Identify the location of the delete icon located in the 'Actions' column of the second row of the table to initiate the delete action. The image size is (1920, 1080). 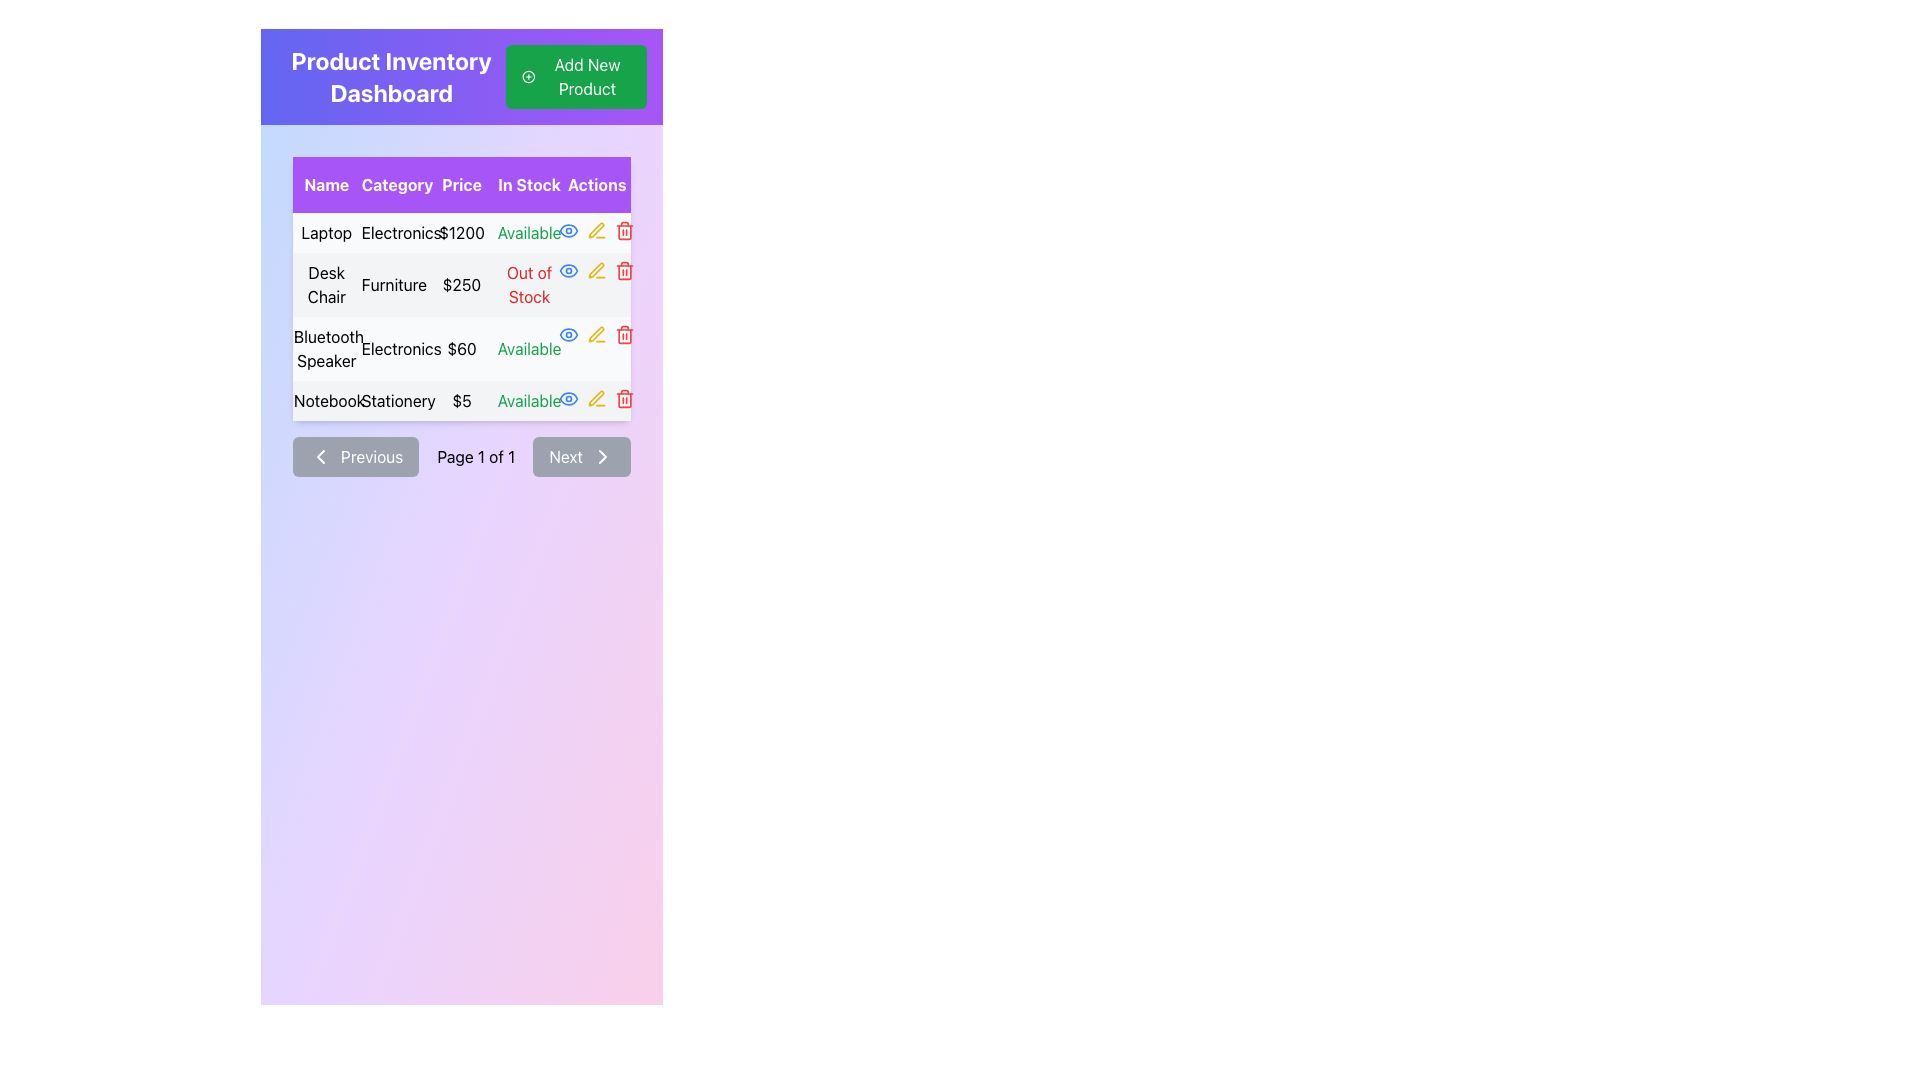
(624, 270).